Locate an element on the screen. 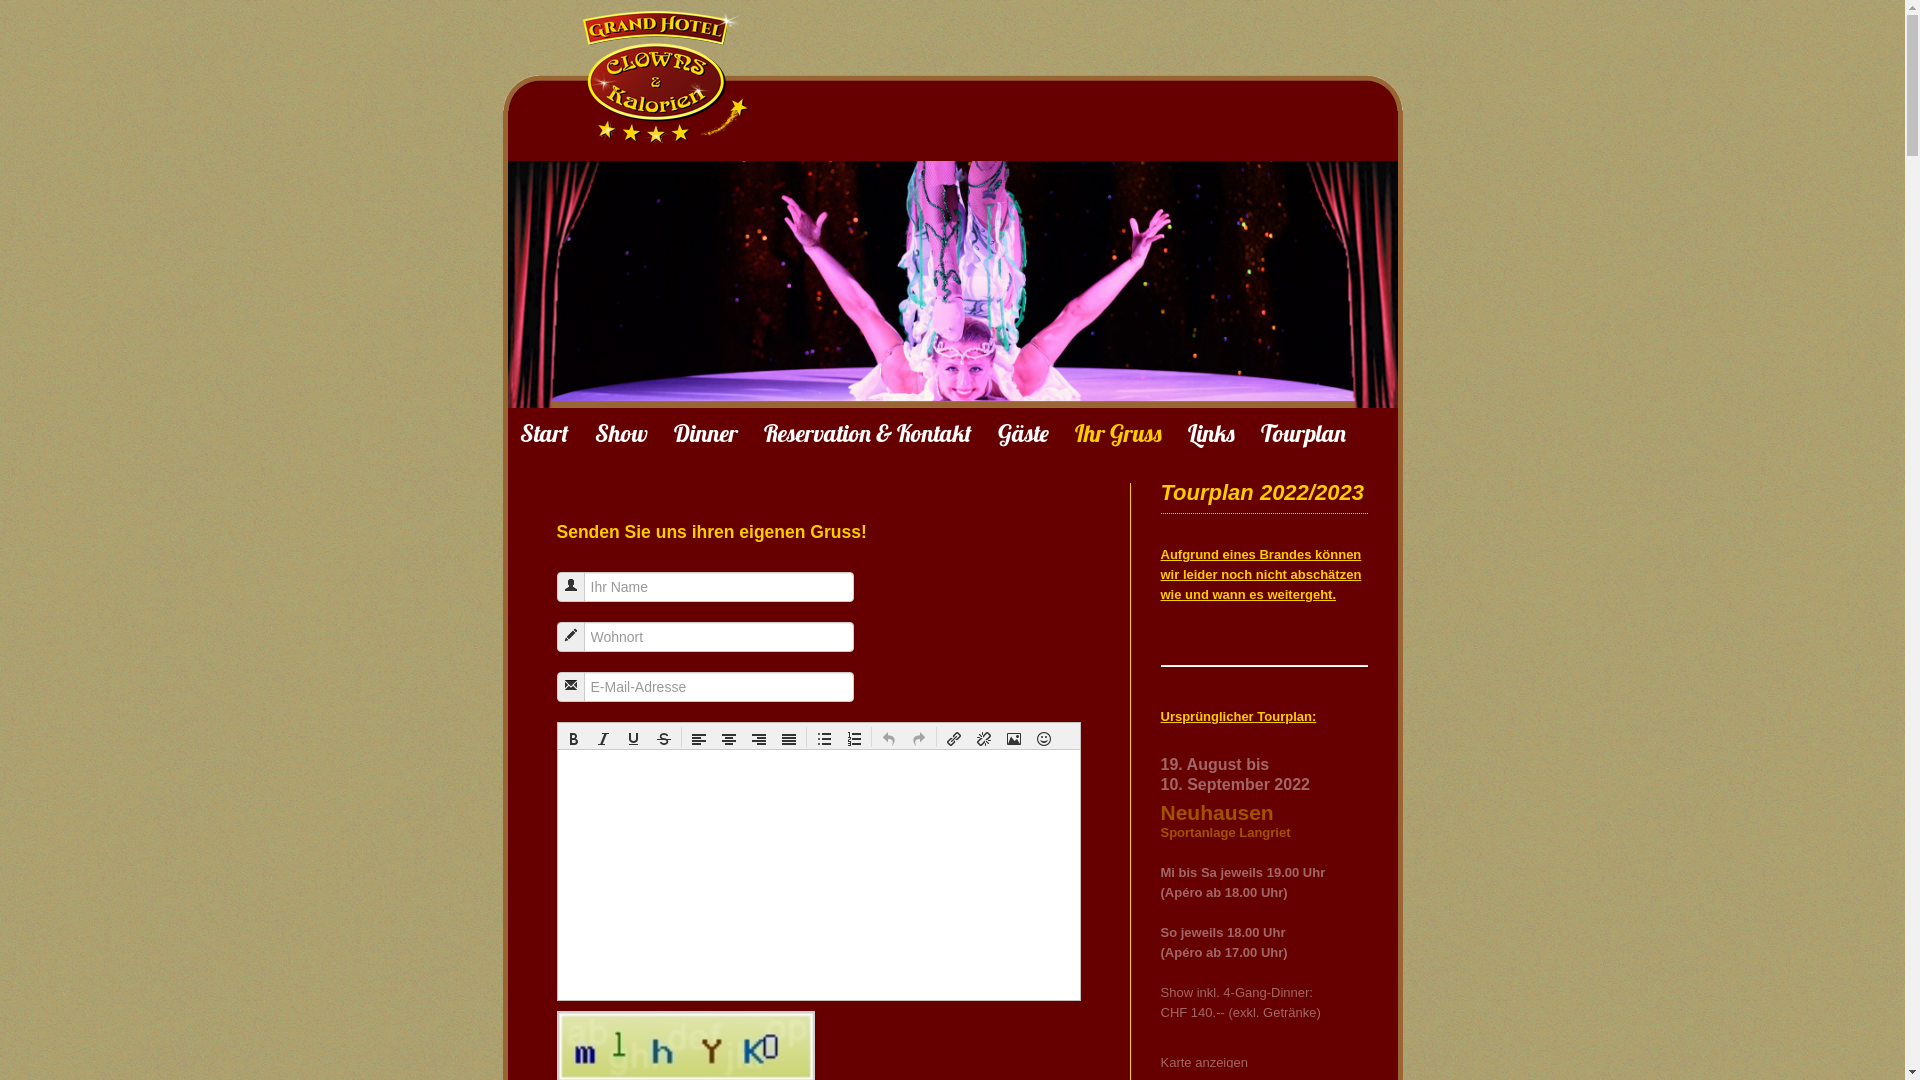 Image resolution: width=1920 pixels, height=1080 pixels. 'Karte anzeigen' is located at coordinates (1160, 1061).